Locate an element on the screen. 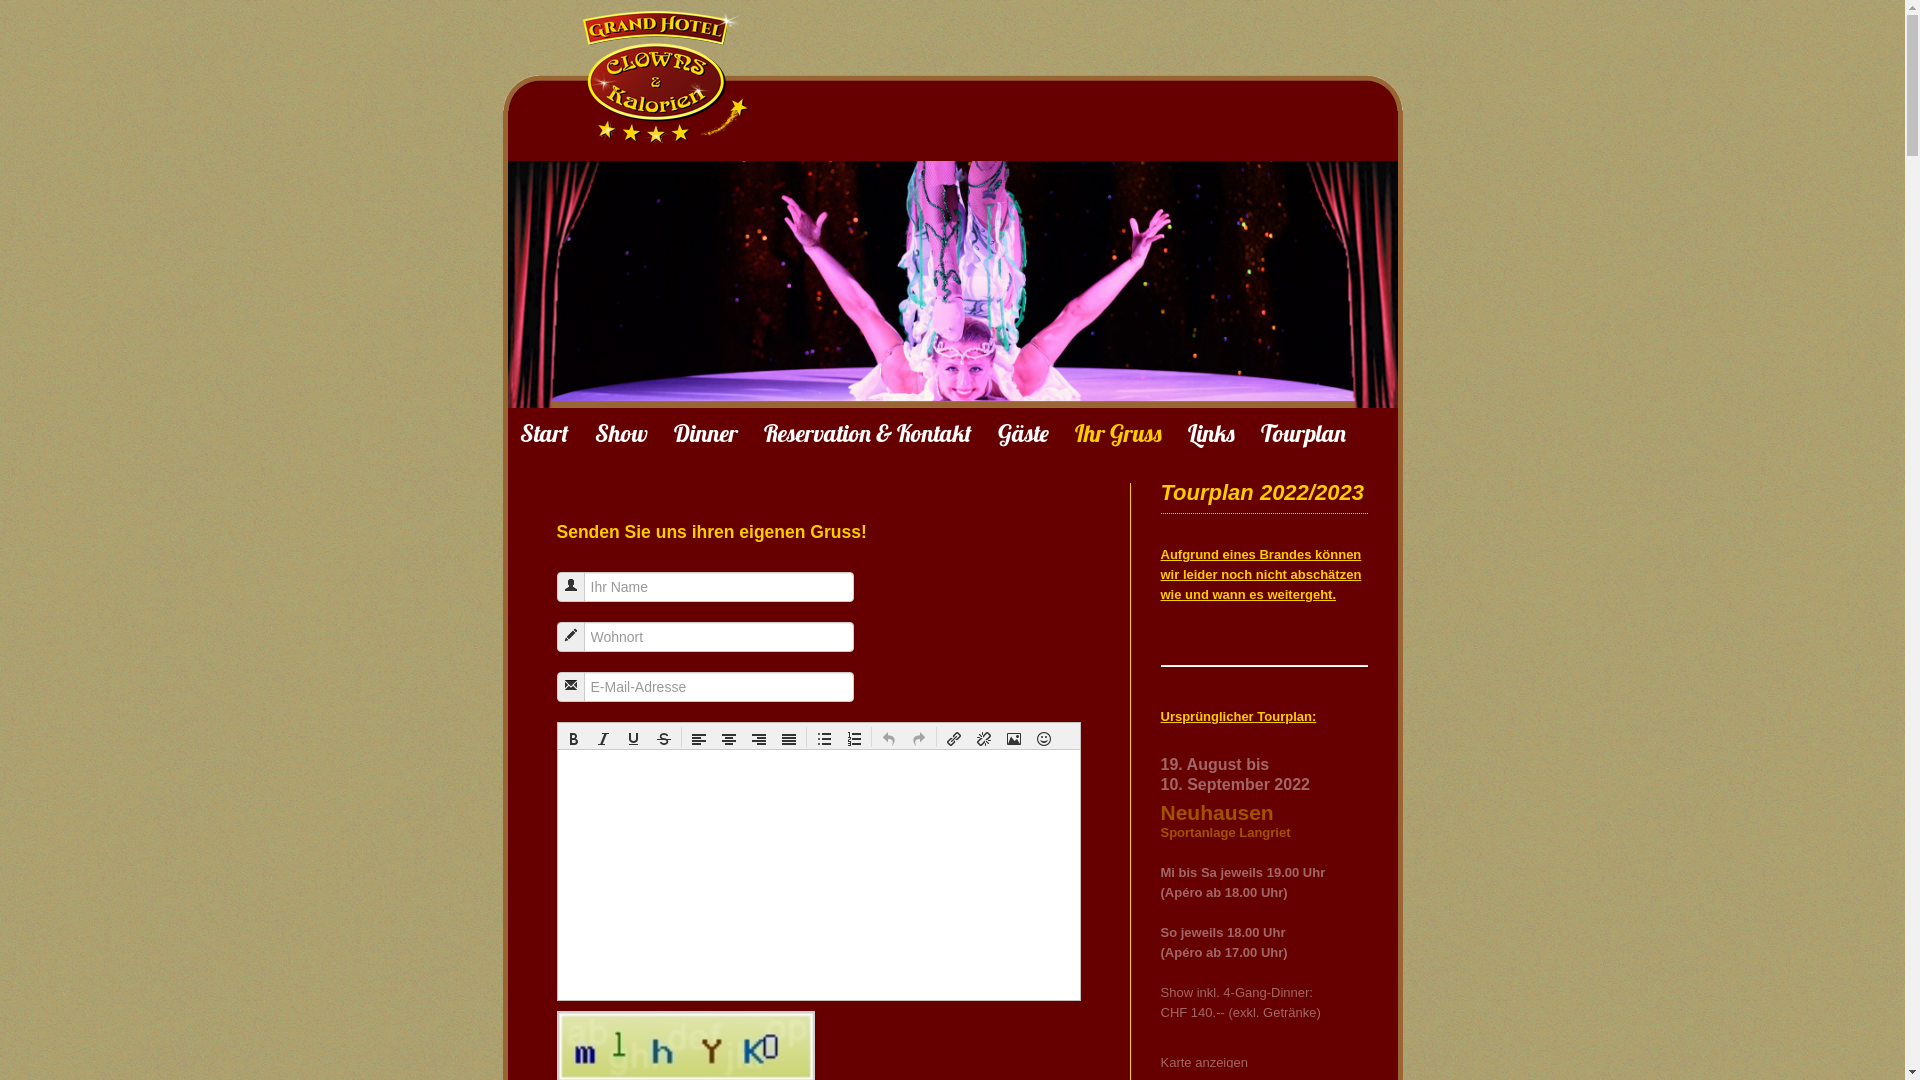 Image resolution: width=1920 pixels, height=1080 pixels. 'Karte anzeigen' is located at coordinates (1160, 1061).